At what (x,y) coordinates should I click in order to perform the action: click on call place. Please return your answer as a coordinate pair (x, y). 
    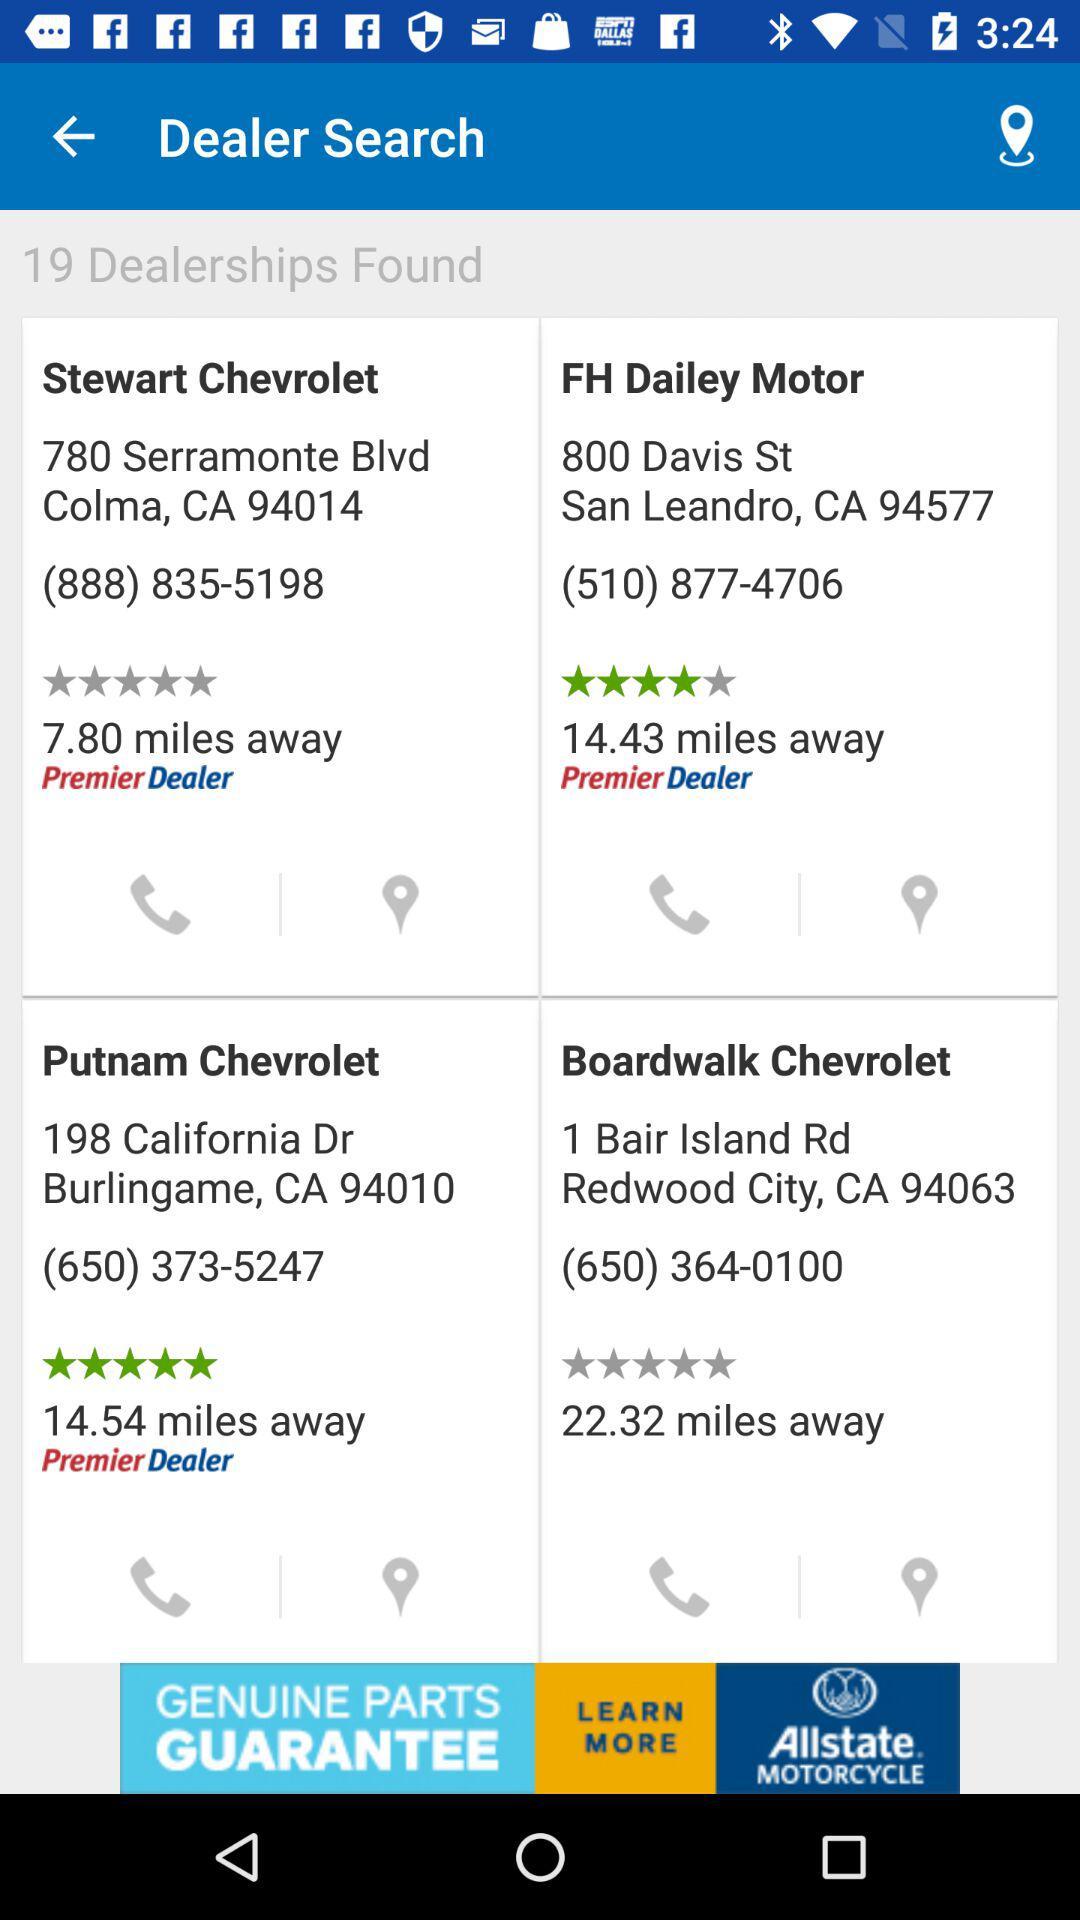
    Looking at the image, I should click on (159, 903).